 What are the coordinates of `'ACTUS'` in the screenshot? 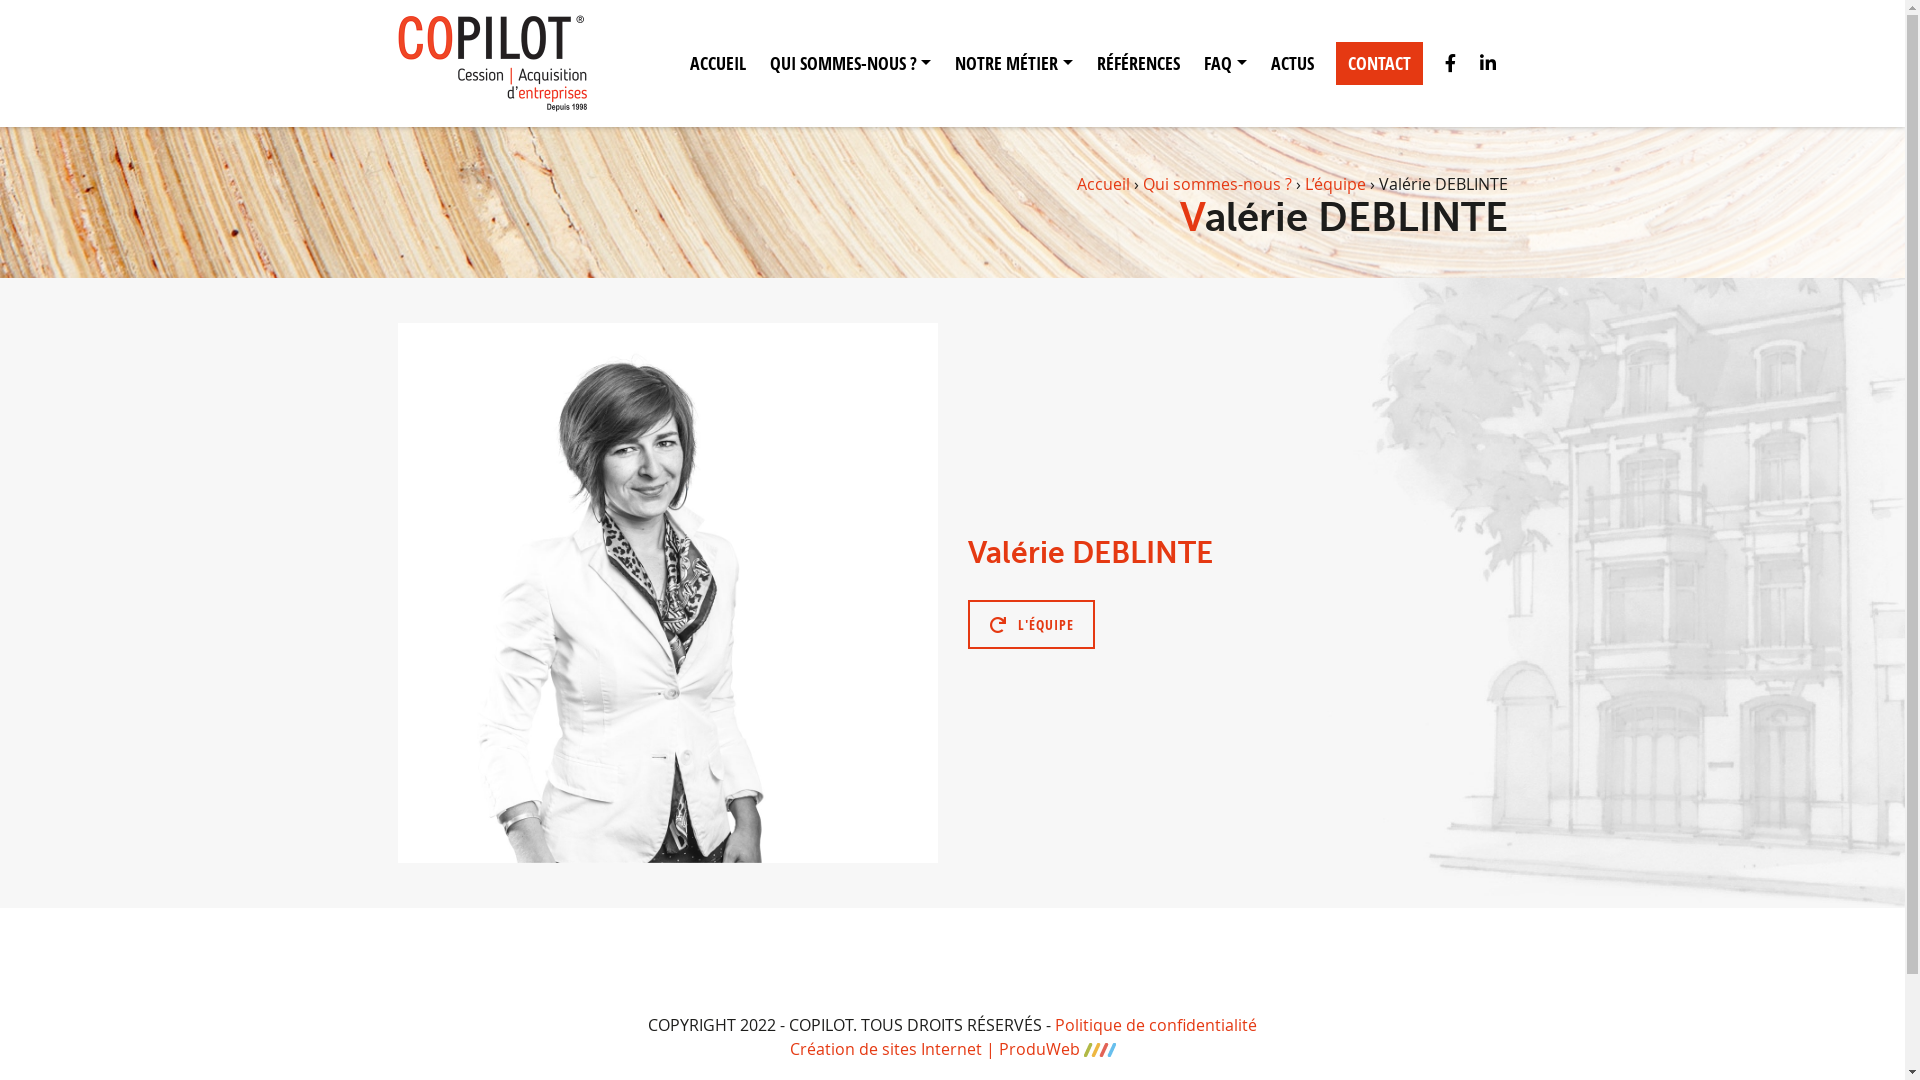 It's located at (1291, 62).